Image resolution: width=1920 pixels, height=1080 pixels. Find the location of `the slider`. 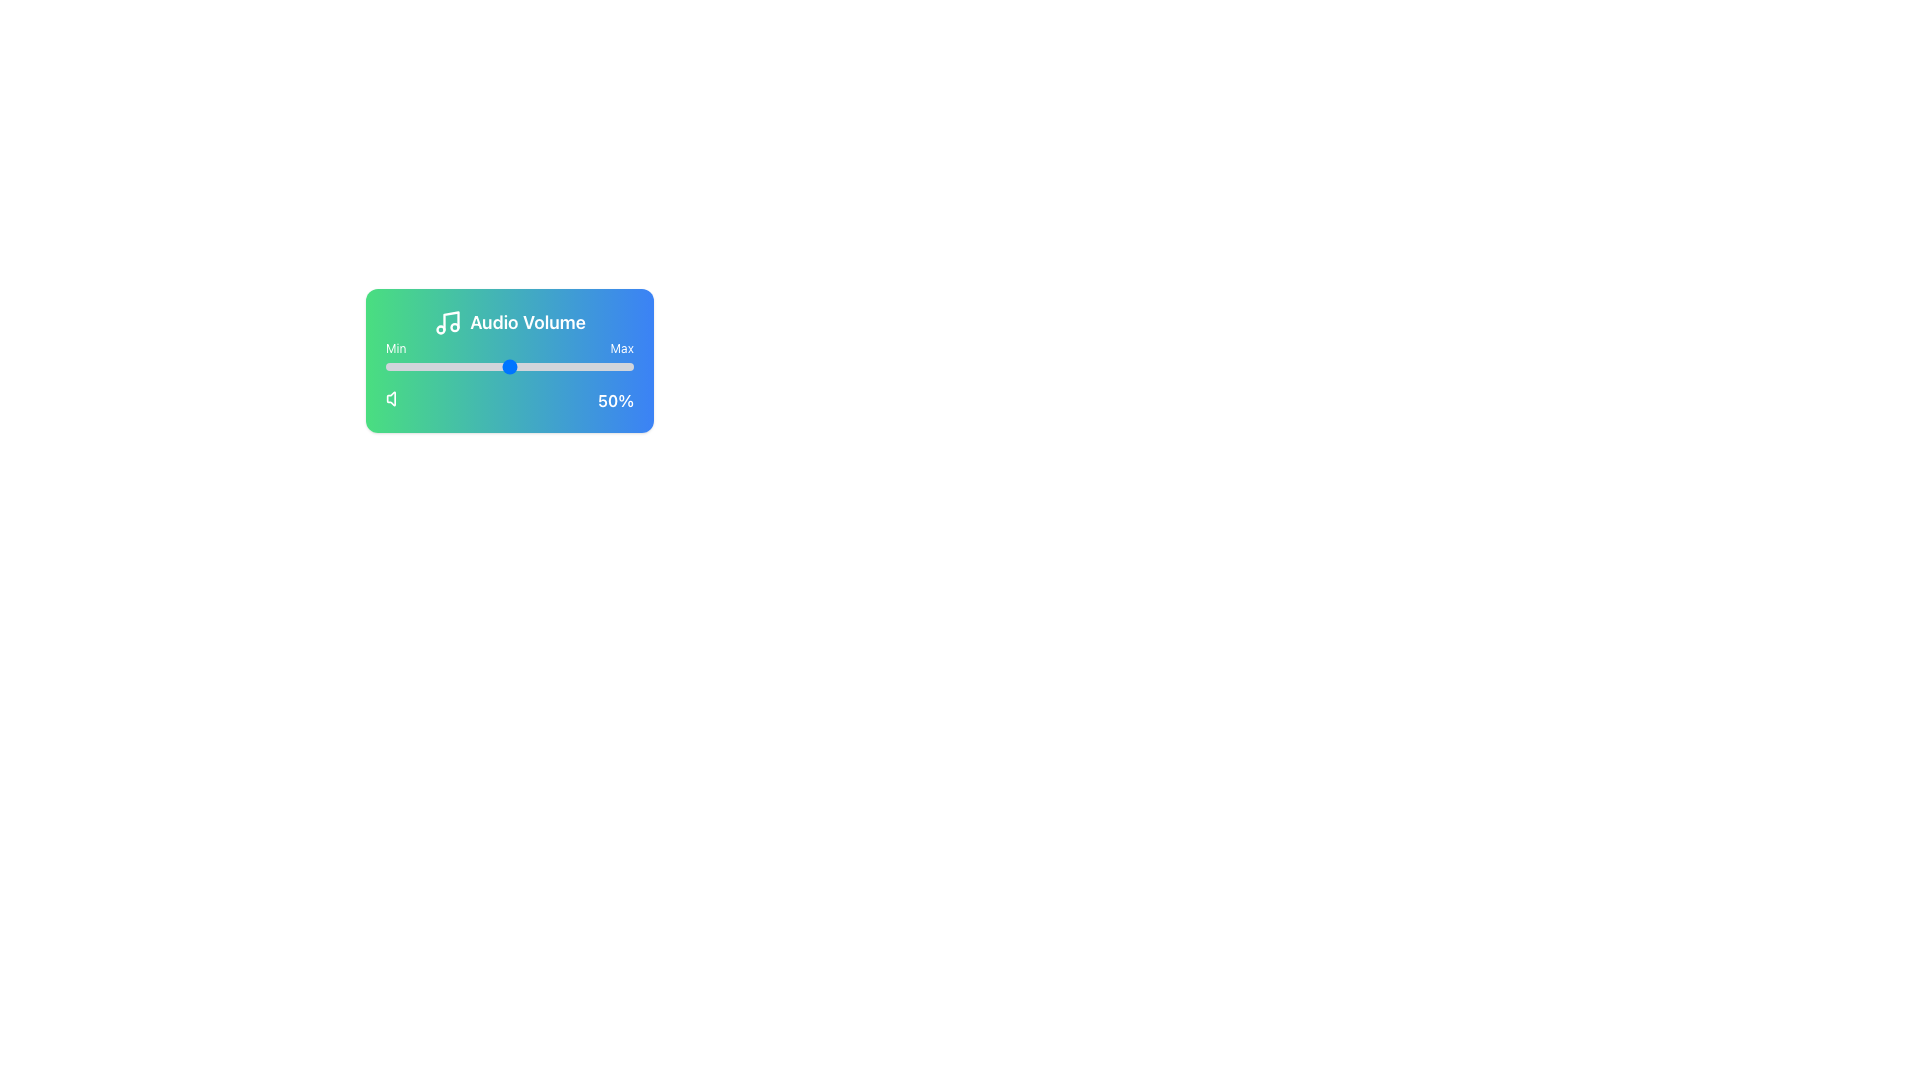

the slider is located at coordinates (502, 366).